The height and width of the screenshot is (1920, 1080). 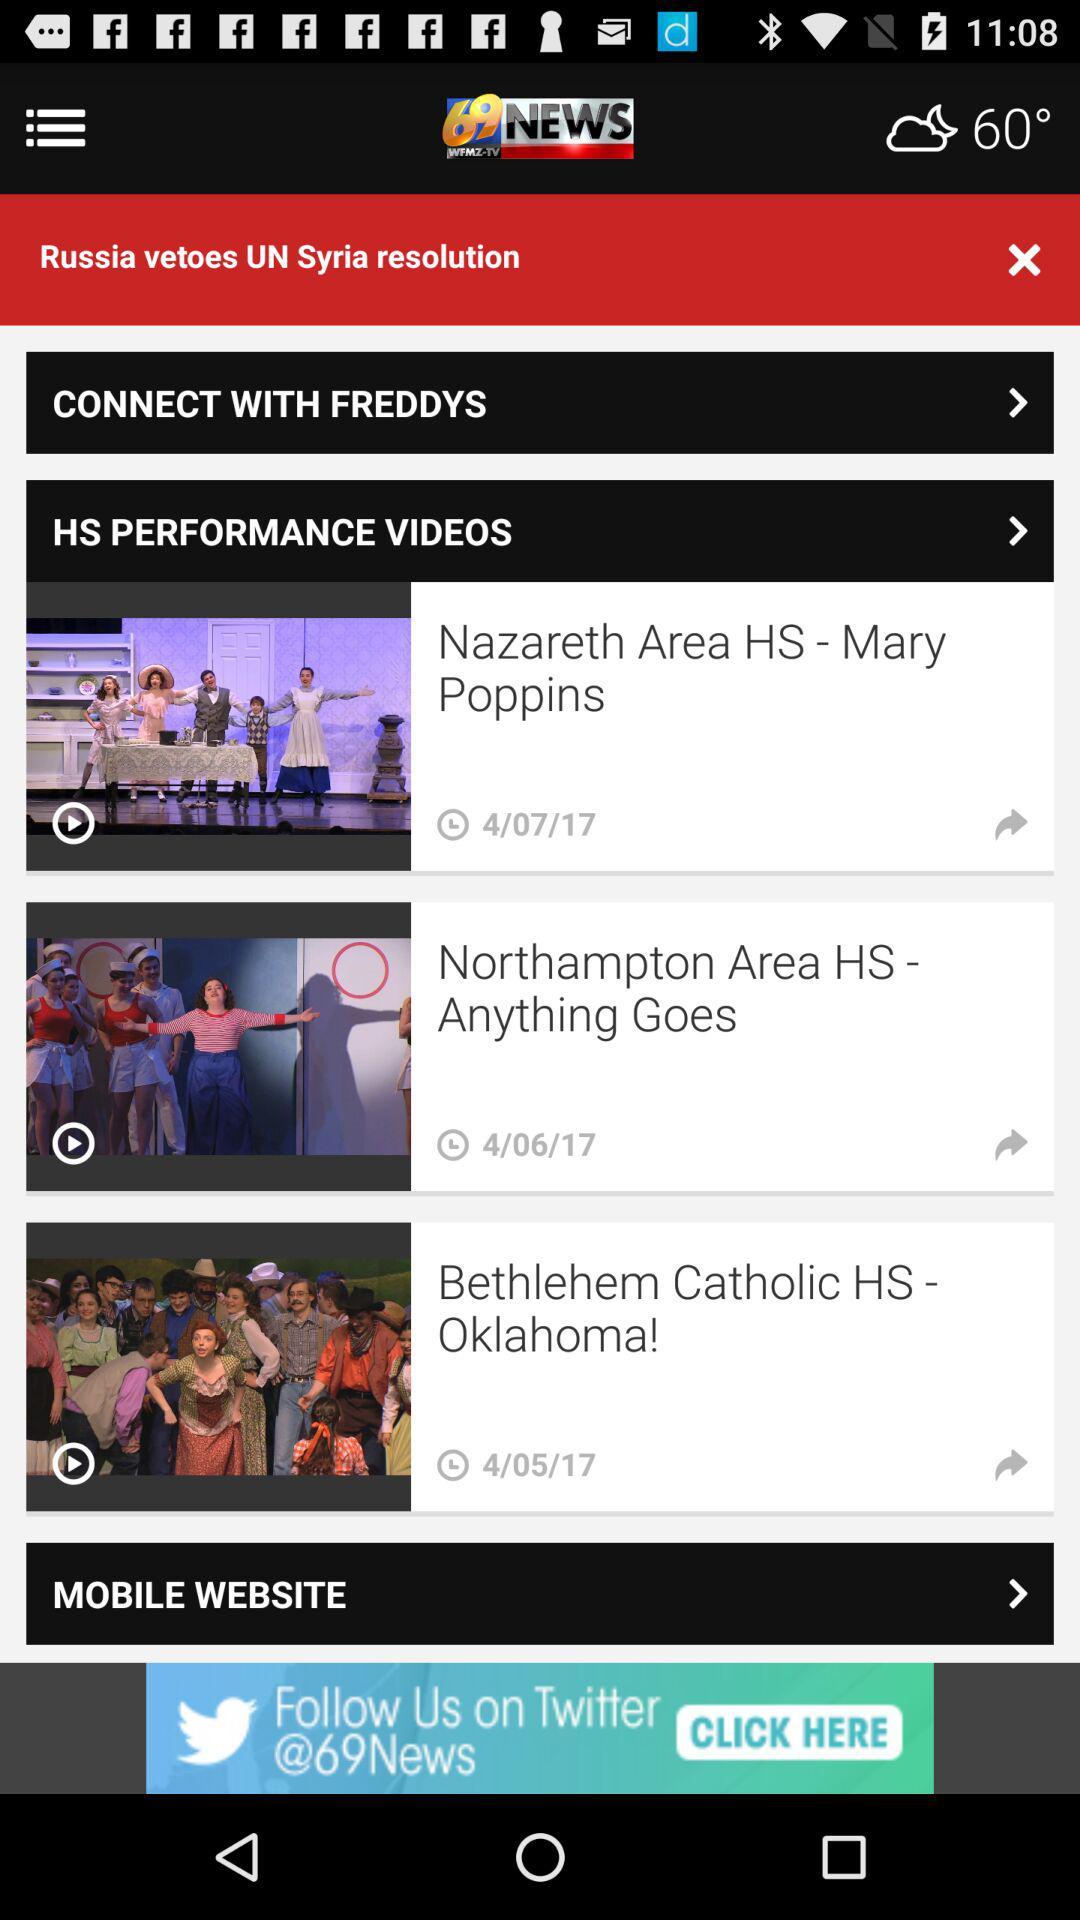 I want to click on open advertisement, so click(x=540, y=1727).